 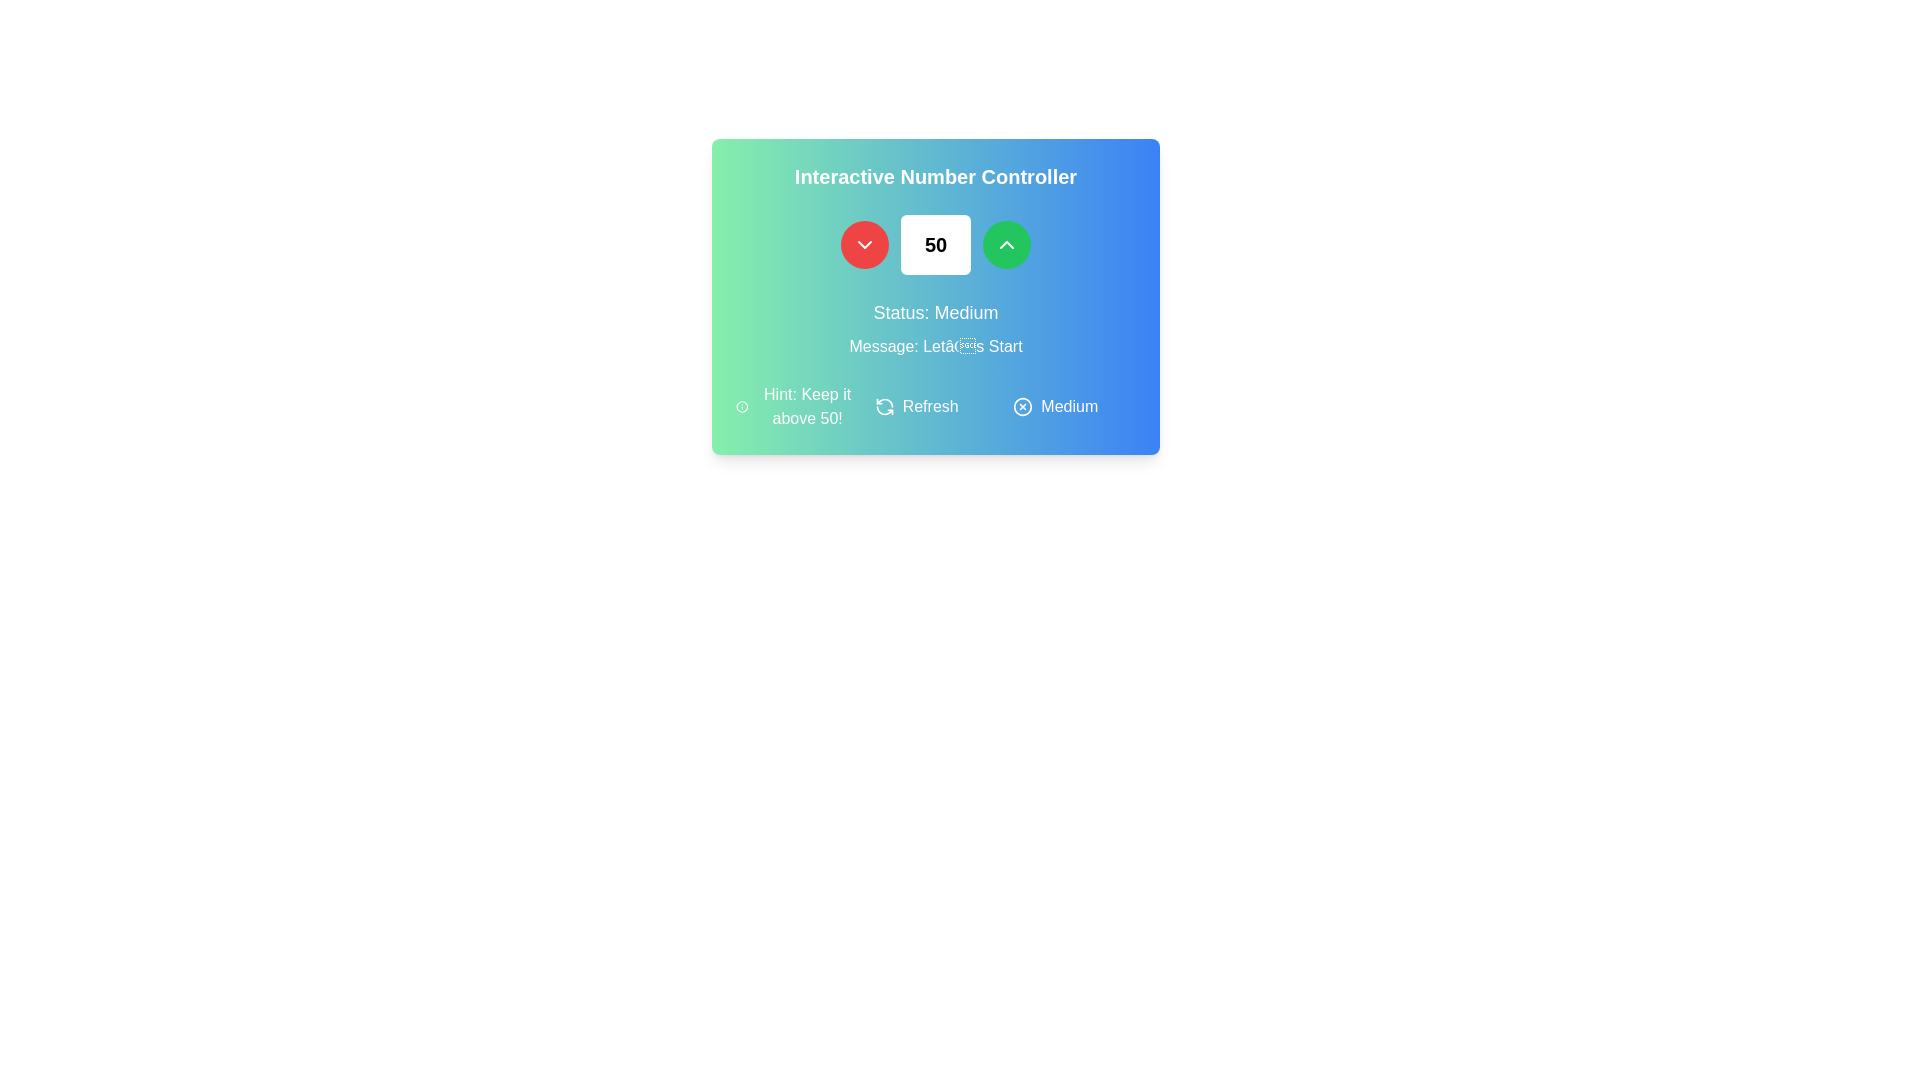 What do you see at coordinates (935, 327) in the screenshot?
I see `the static text display showing 'Status: Medium' and 'Message: Let’s Start' within the 'Interactive Number Controller' card` at bounding box center [935, 327].